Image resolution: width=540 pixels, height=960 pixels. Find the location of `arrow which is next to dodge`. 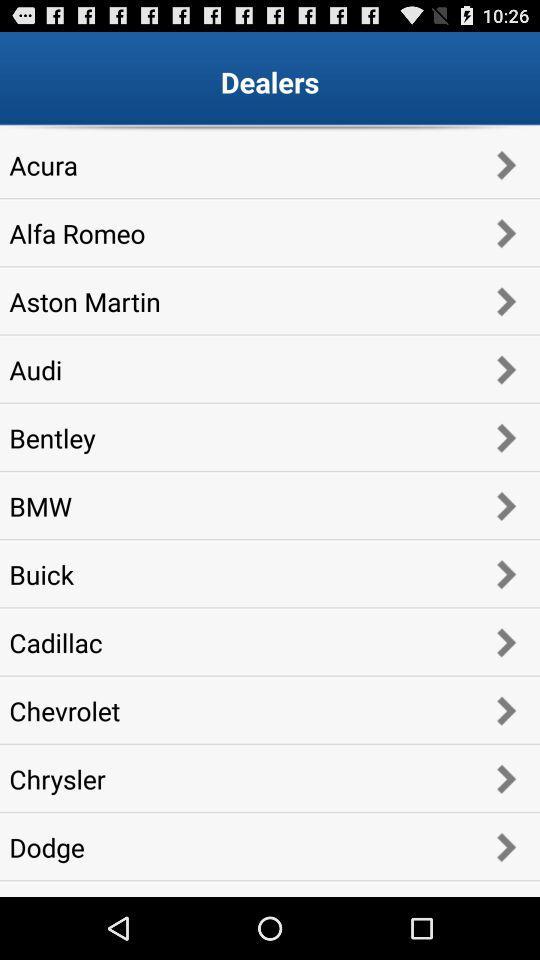

arrow which is next to dodge is located at coordinates (504, 846).